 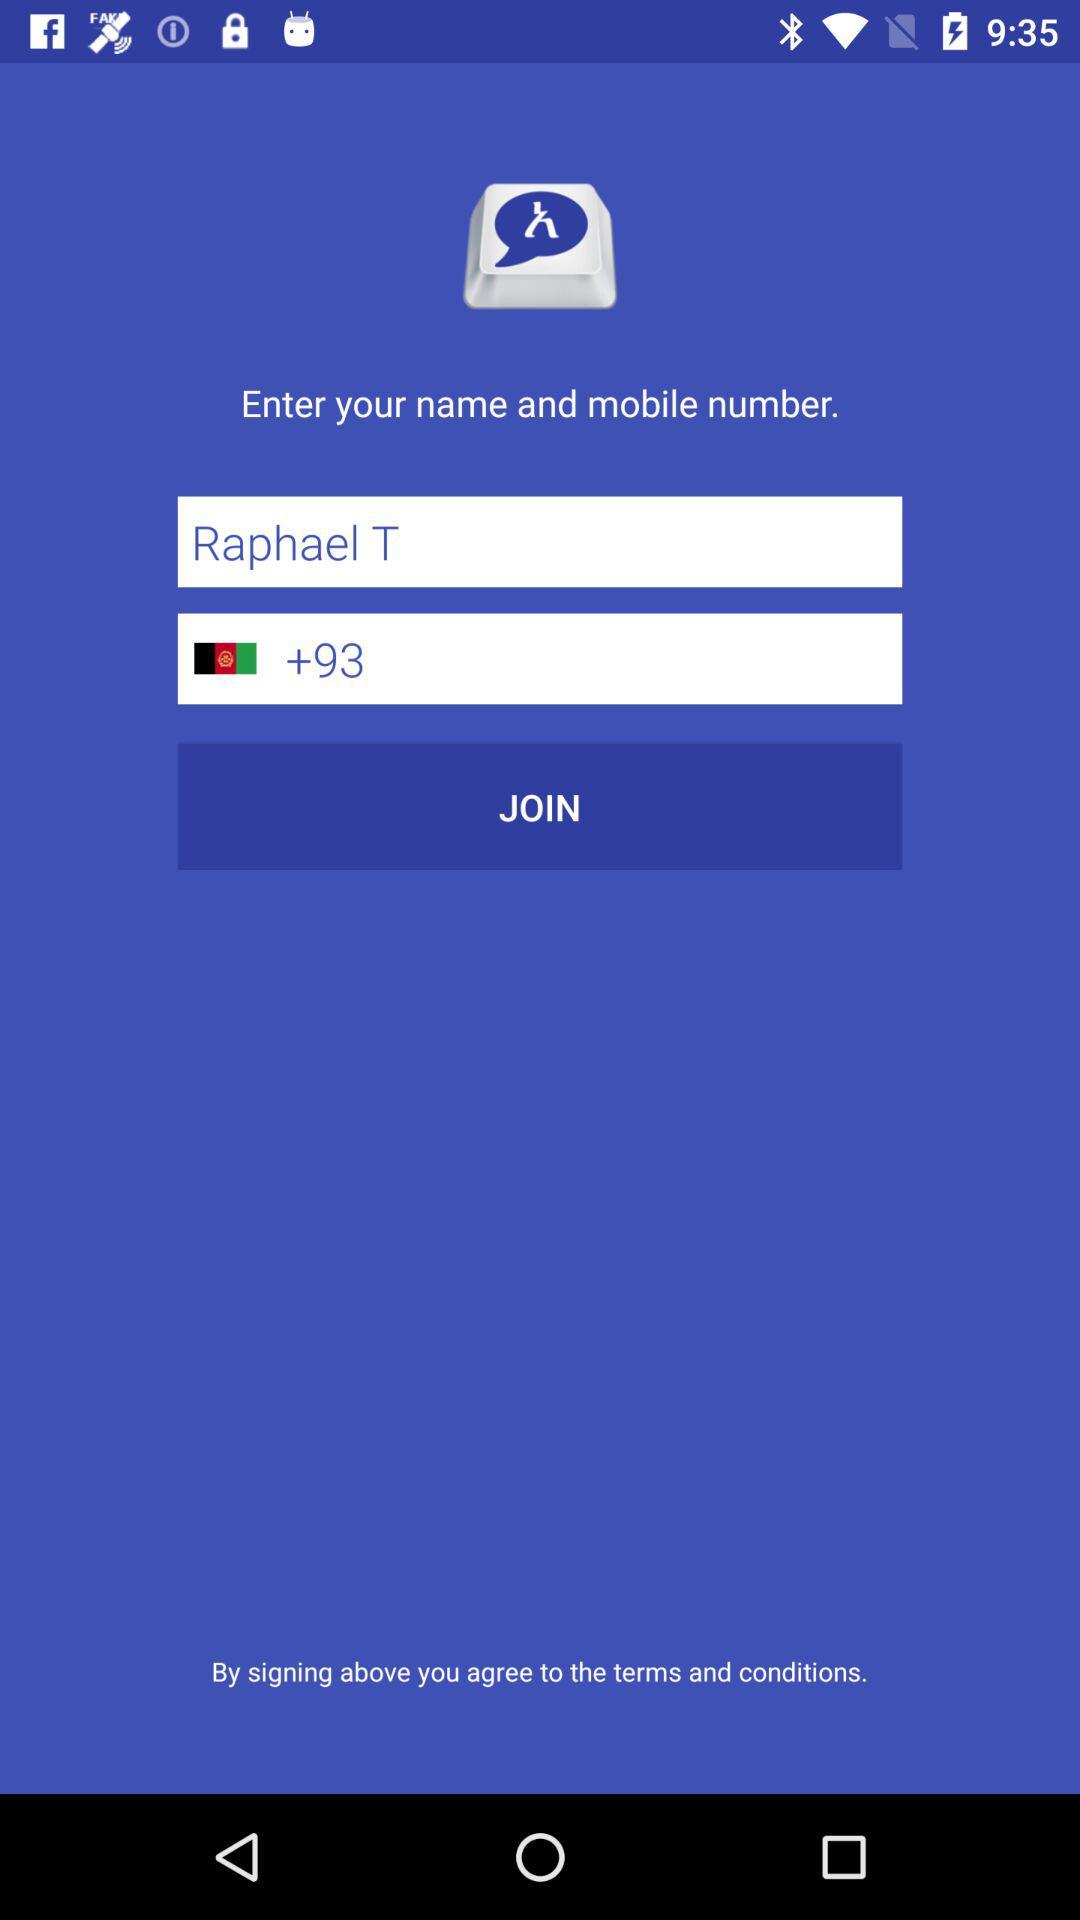 I want to click on join, so click(x=540, y=806).